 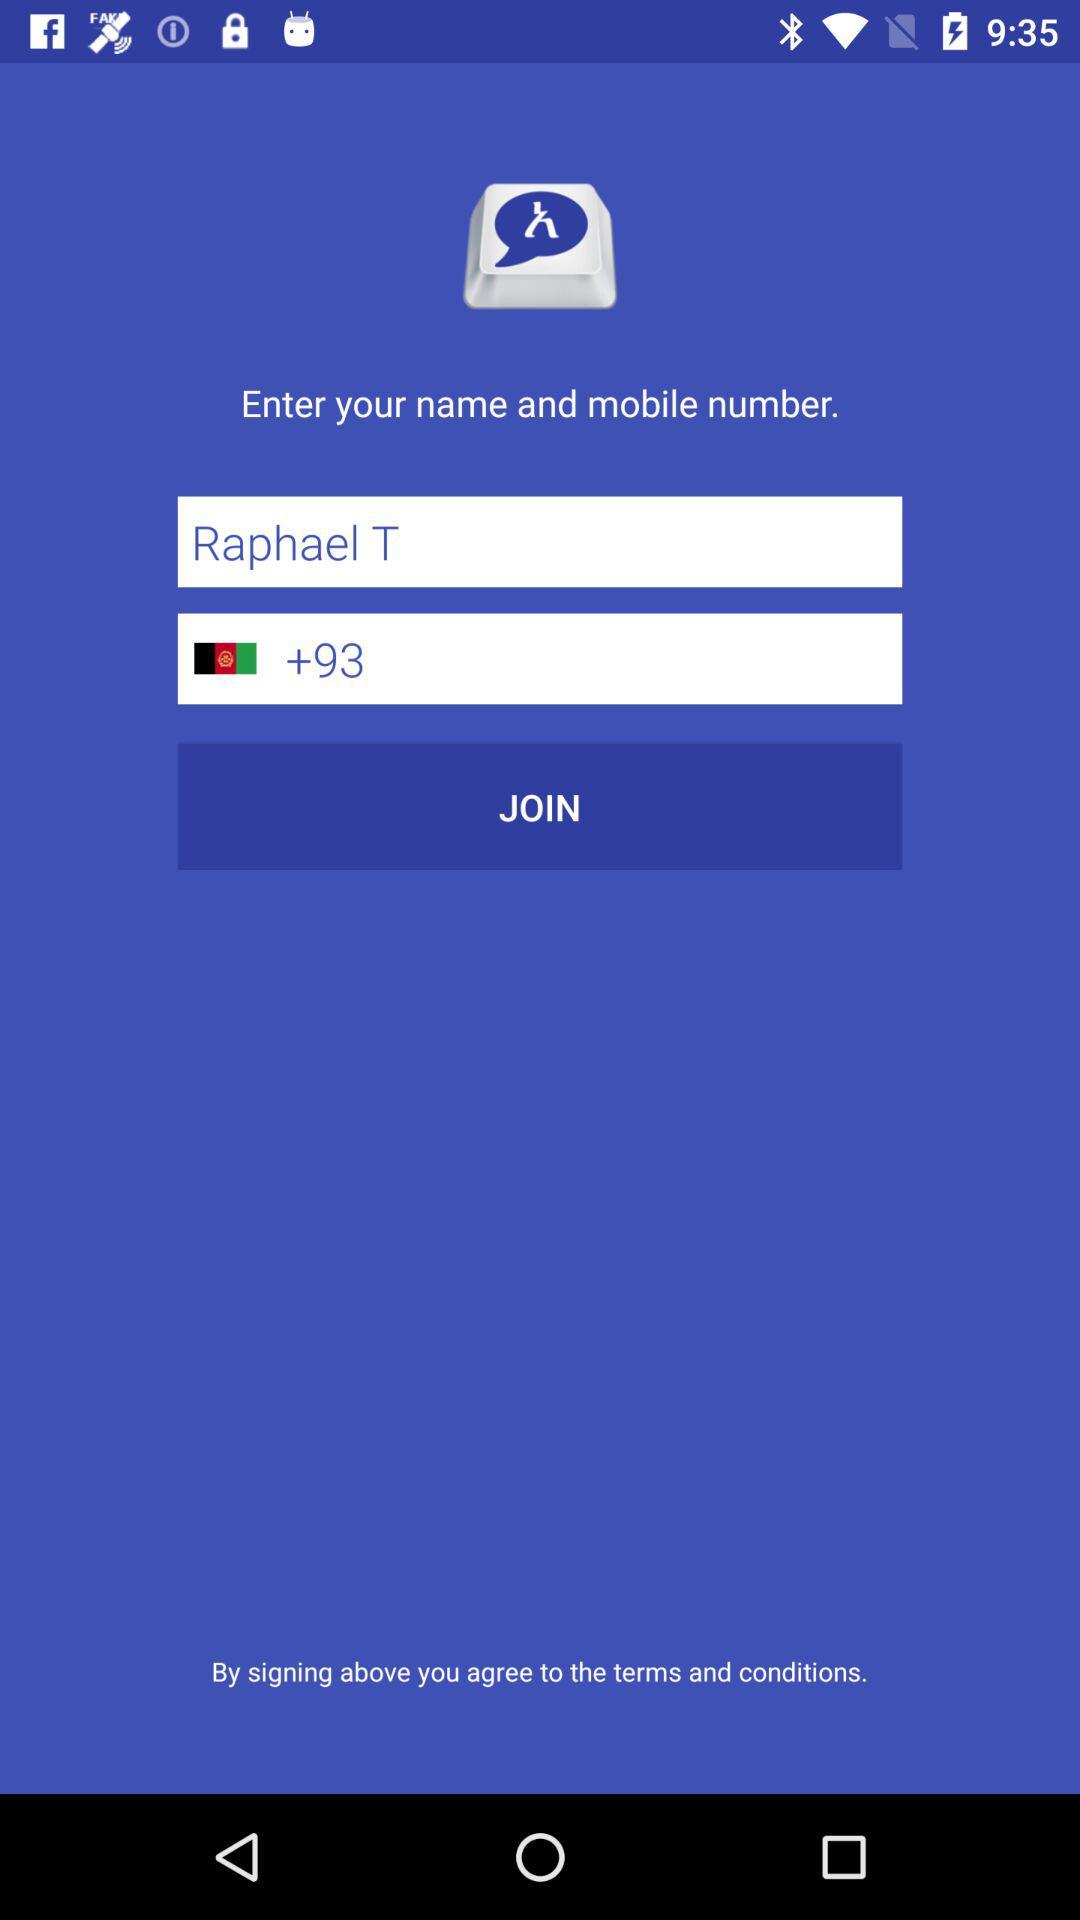 I want to click on join, so click(x=540, y=806).